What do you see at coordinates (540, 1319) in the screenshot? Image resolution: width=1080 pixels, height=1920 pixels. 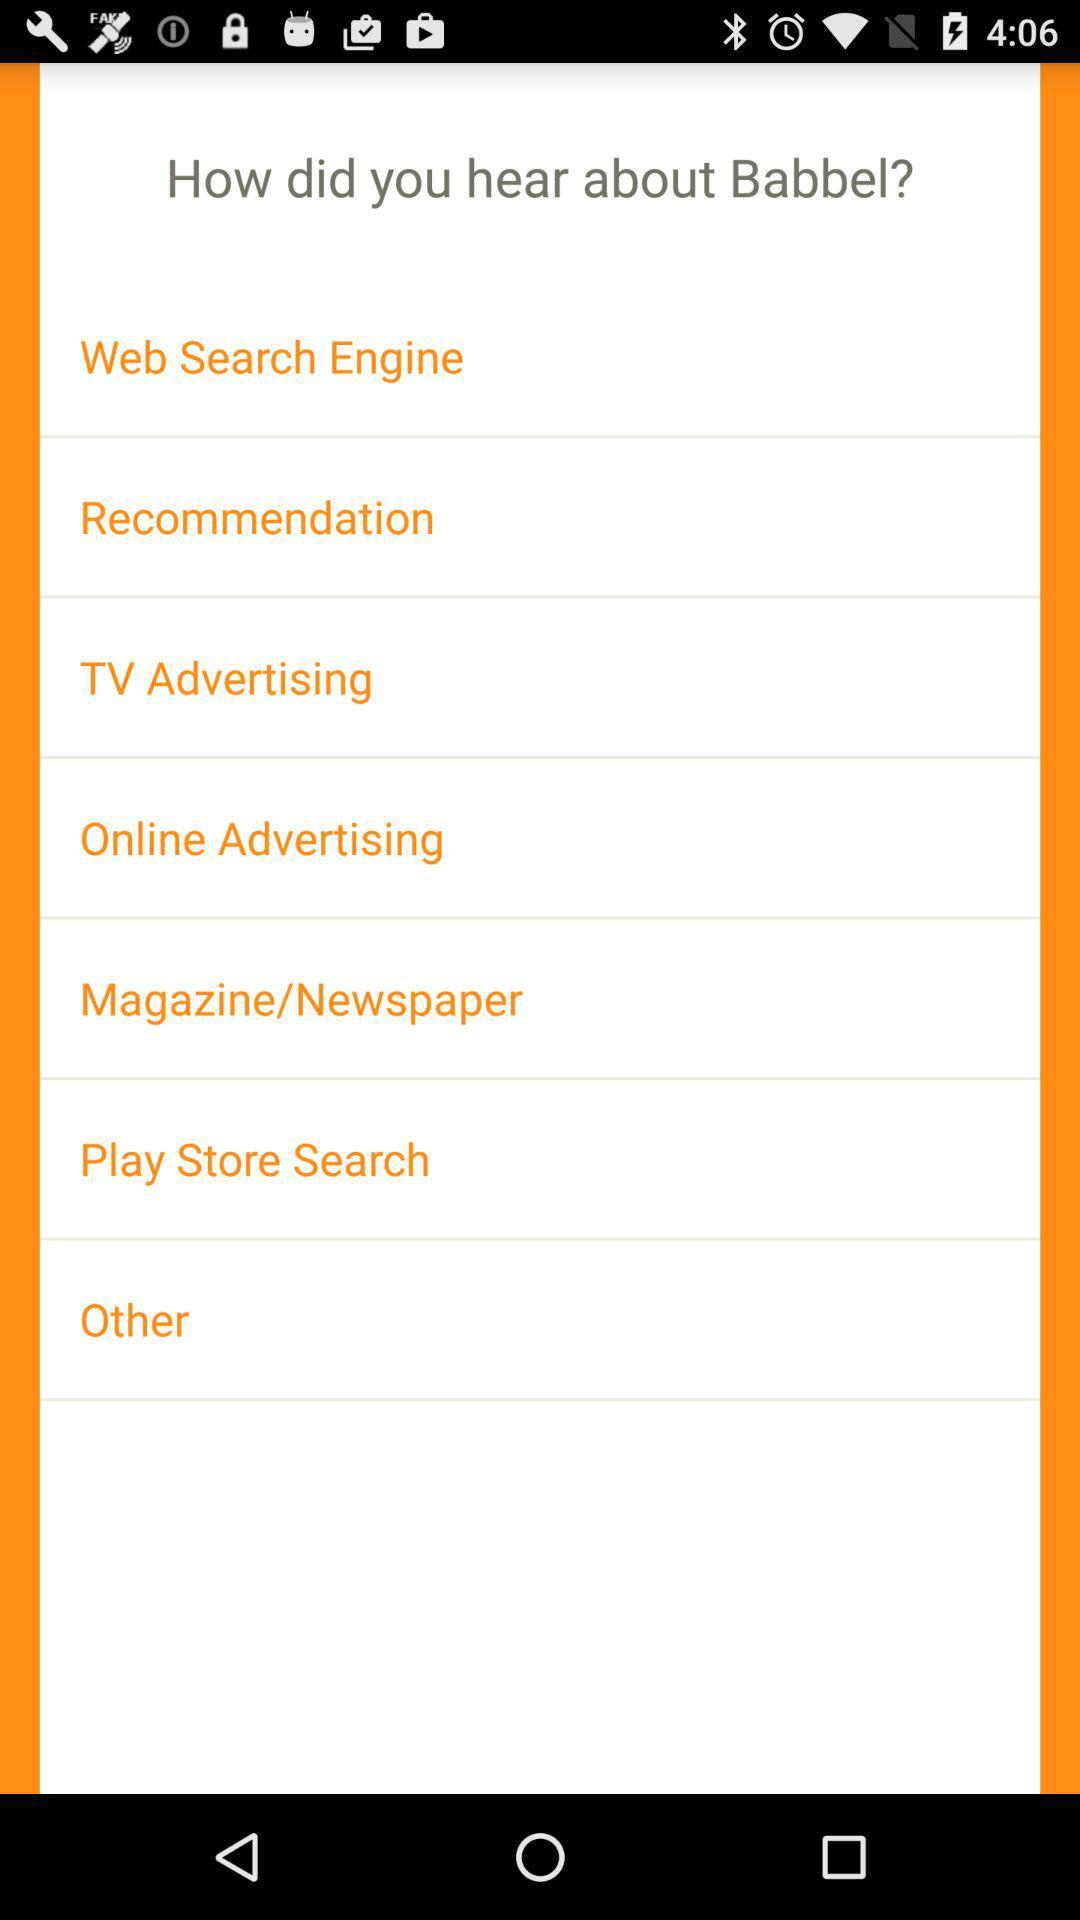 I see `the other` at bounding box center [540, 1319].